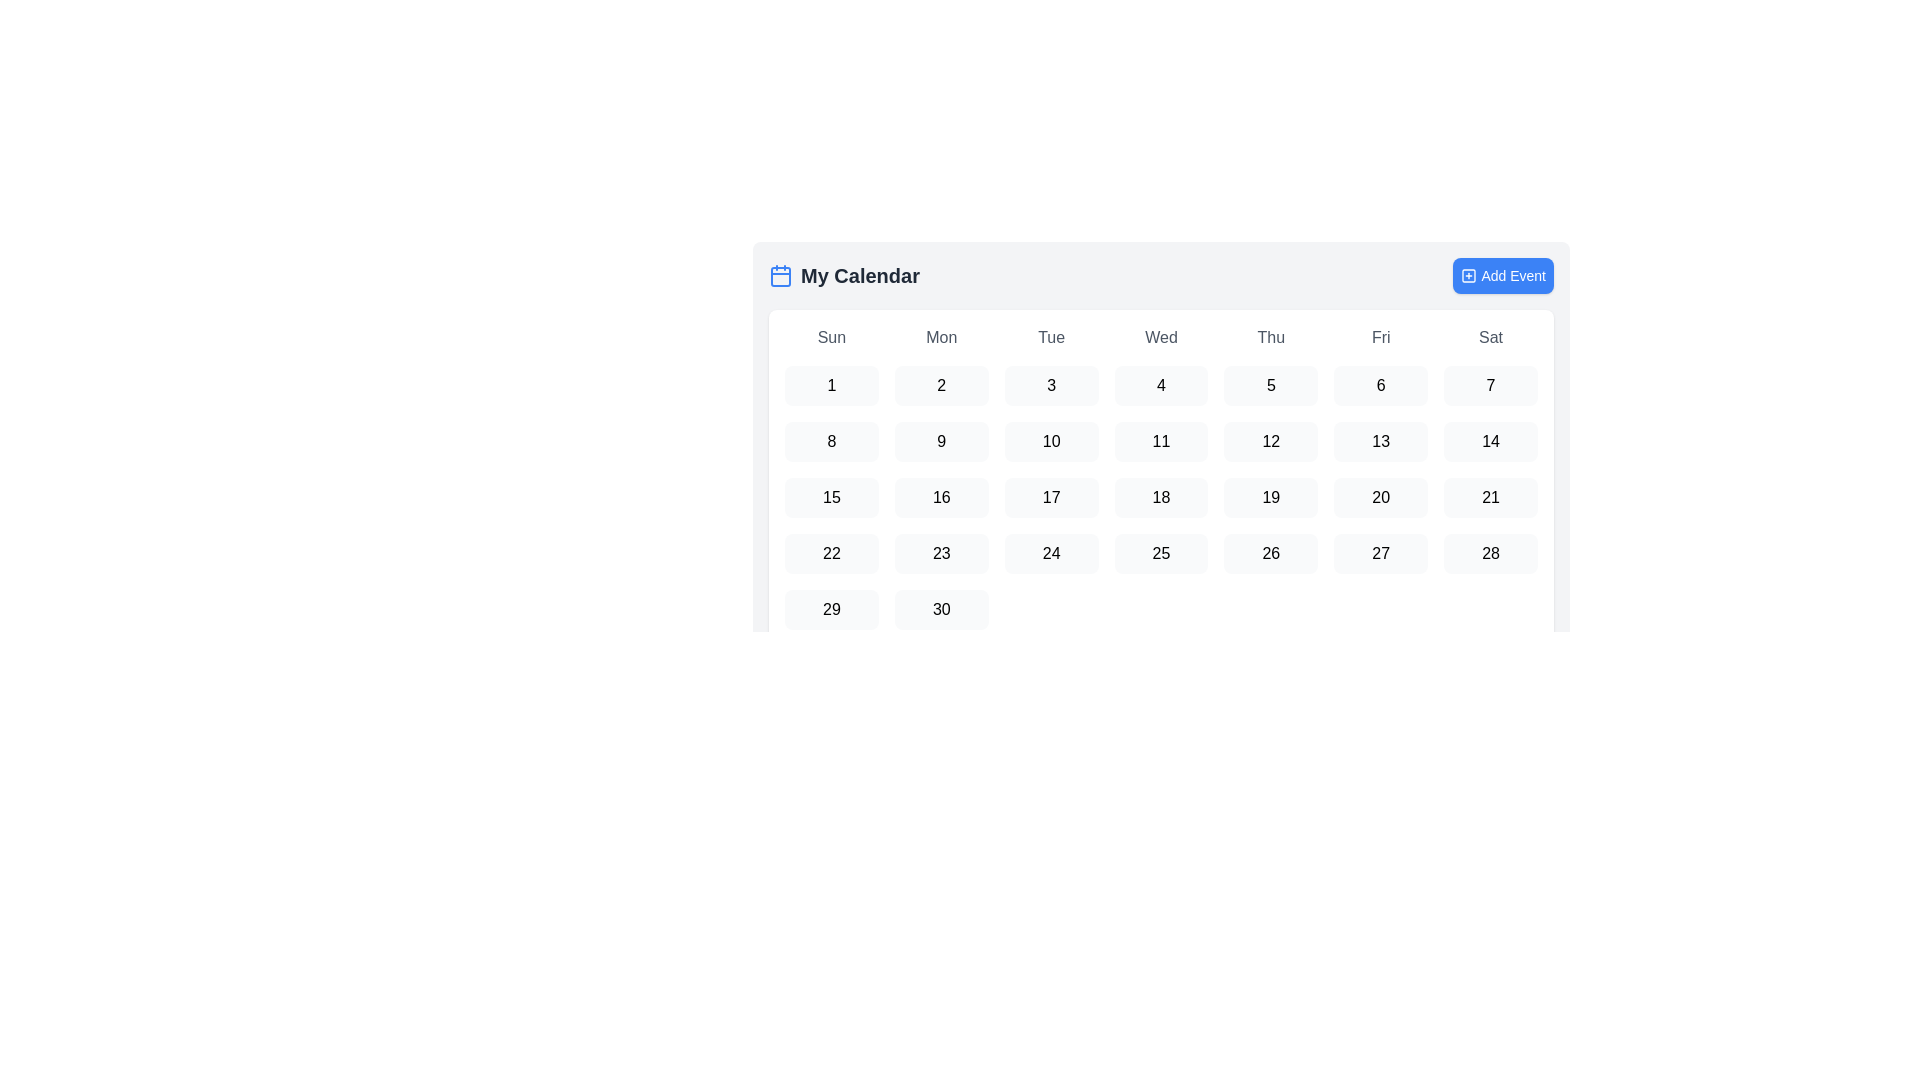 Image resolution: width=1920 pixels, height=1080 pixels. What do you see at coordinates (1503, 276) in the screenshot?
I see `the button located in the 'My Calendar' section at the top-right corner of the calendar view to initiate the addition of new events` at bounding box center [1503, 276].